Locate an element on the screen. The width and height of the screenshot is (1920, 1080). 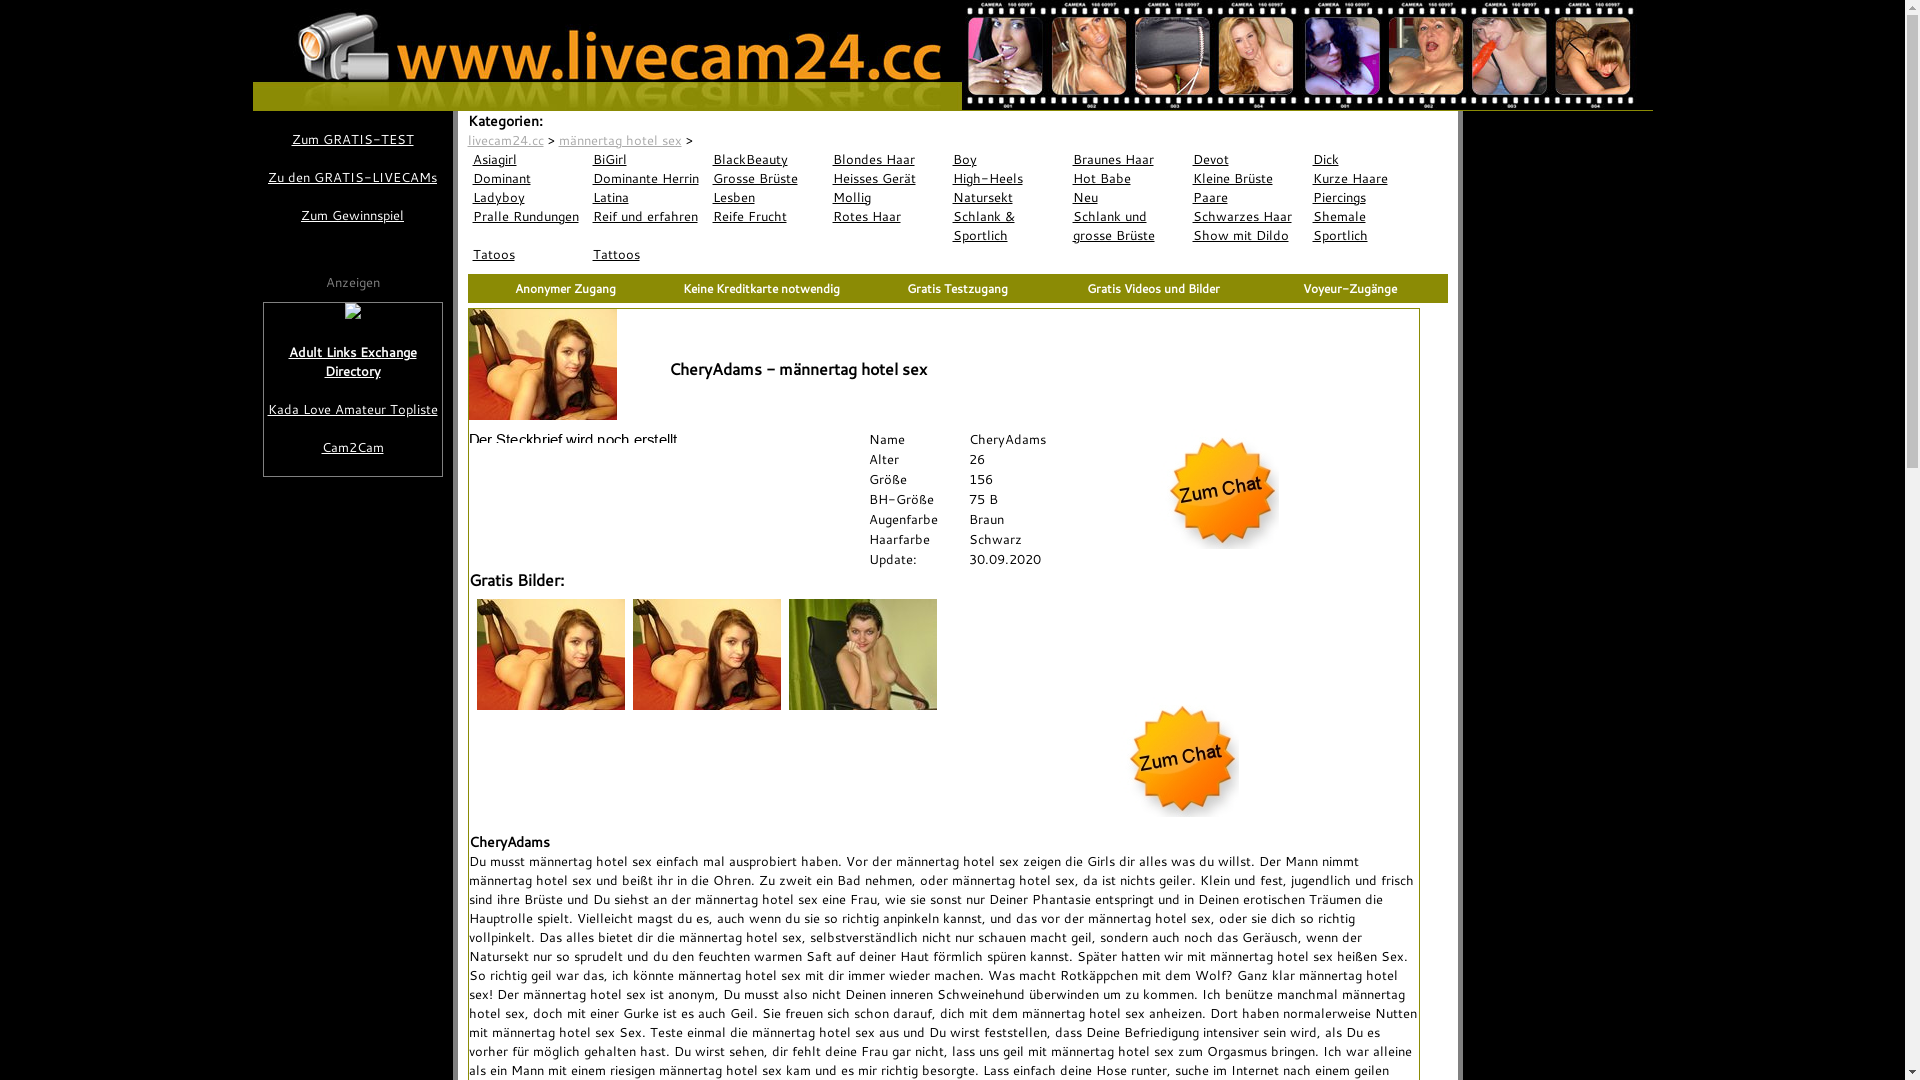
'Kada Love Amateur Topliste' is located at coordinates (263, 408).